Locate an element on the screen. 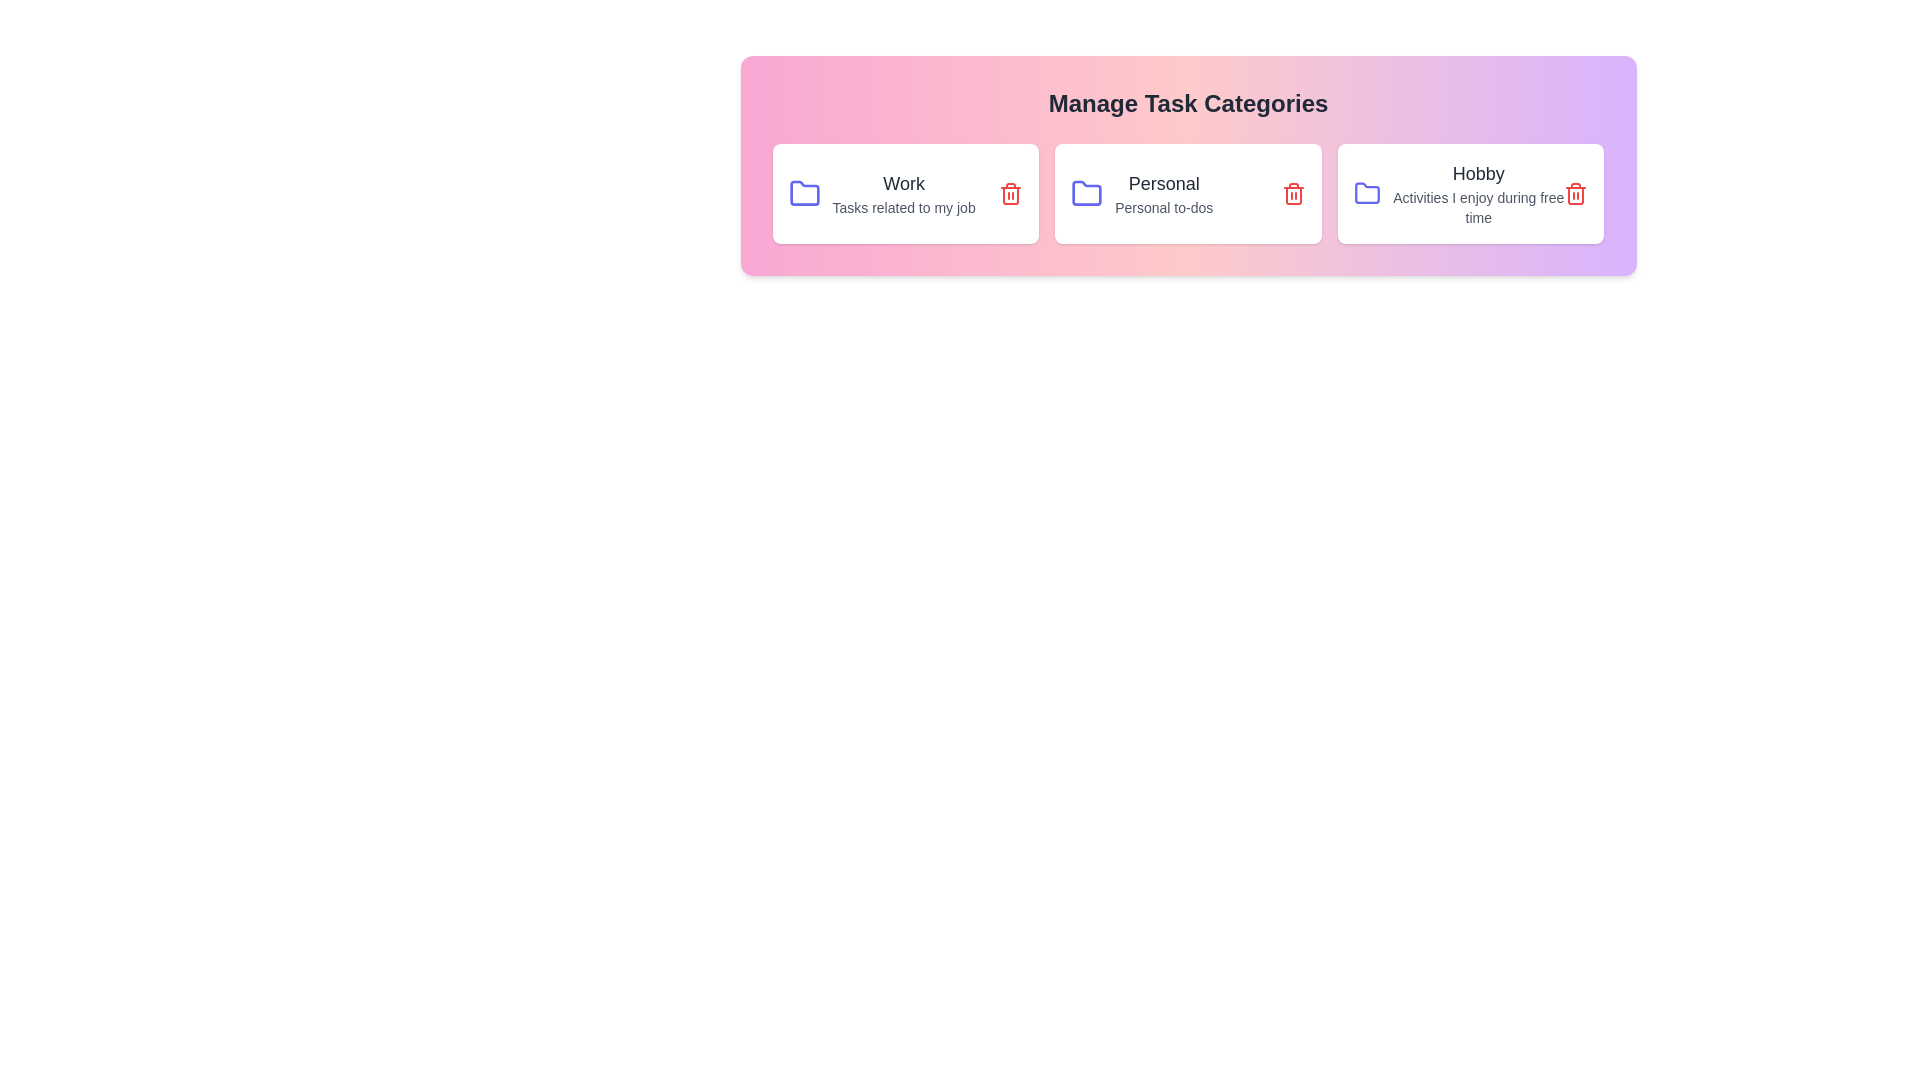 The image size is (1920, 1080). the delete icon for the category Personal is located at coordinates (1293, 193).